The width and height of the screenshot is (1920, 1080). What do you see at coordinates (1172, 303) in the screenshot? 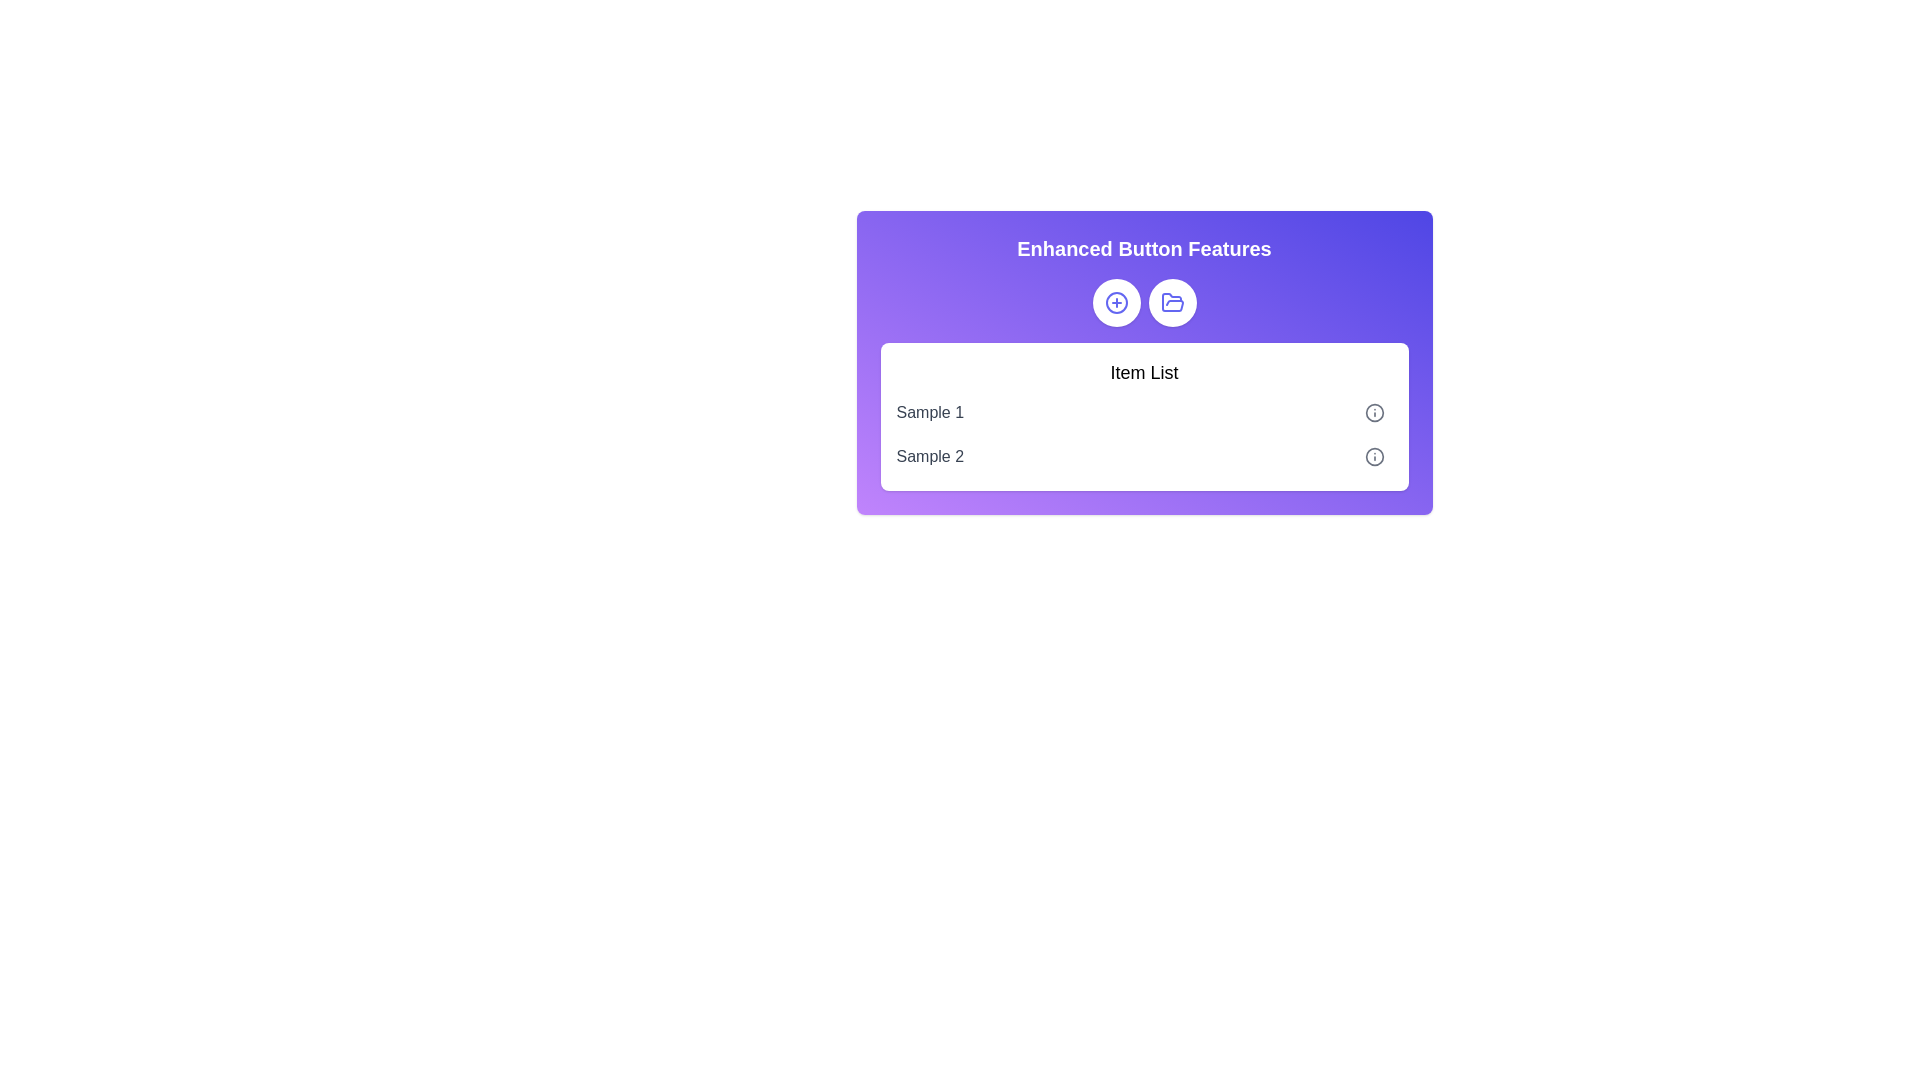
I see `the icon button located at the center of the right circular button in a group of two buttons, positioned in the upper-middle part of the panel` at bounding box center [1172, 303].